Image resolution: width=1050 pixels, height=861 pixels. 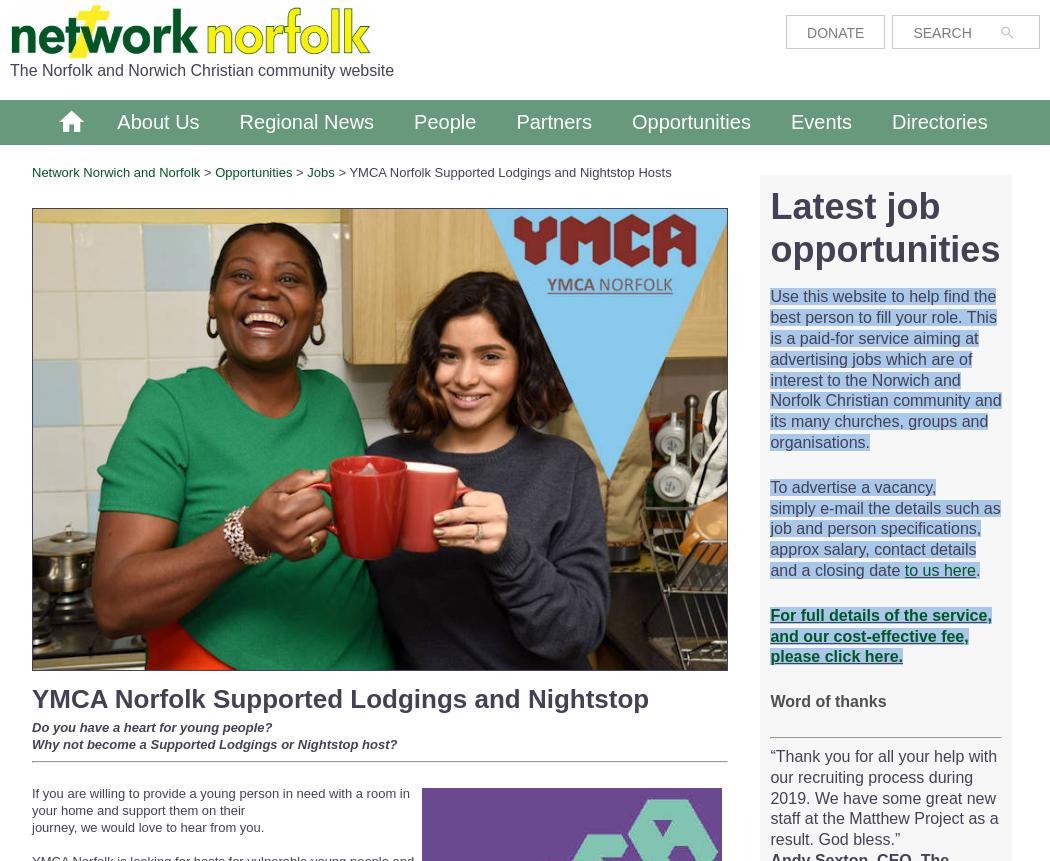 What do you see at coordinates (306, 121) in the screenshot?
I see `'Regional News'` at bounding box center [306, 121].